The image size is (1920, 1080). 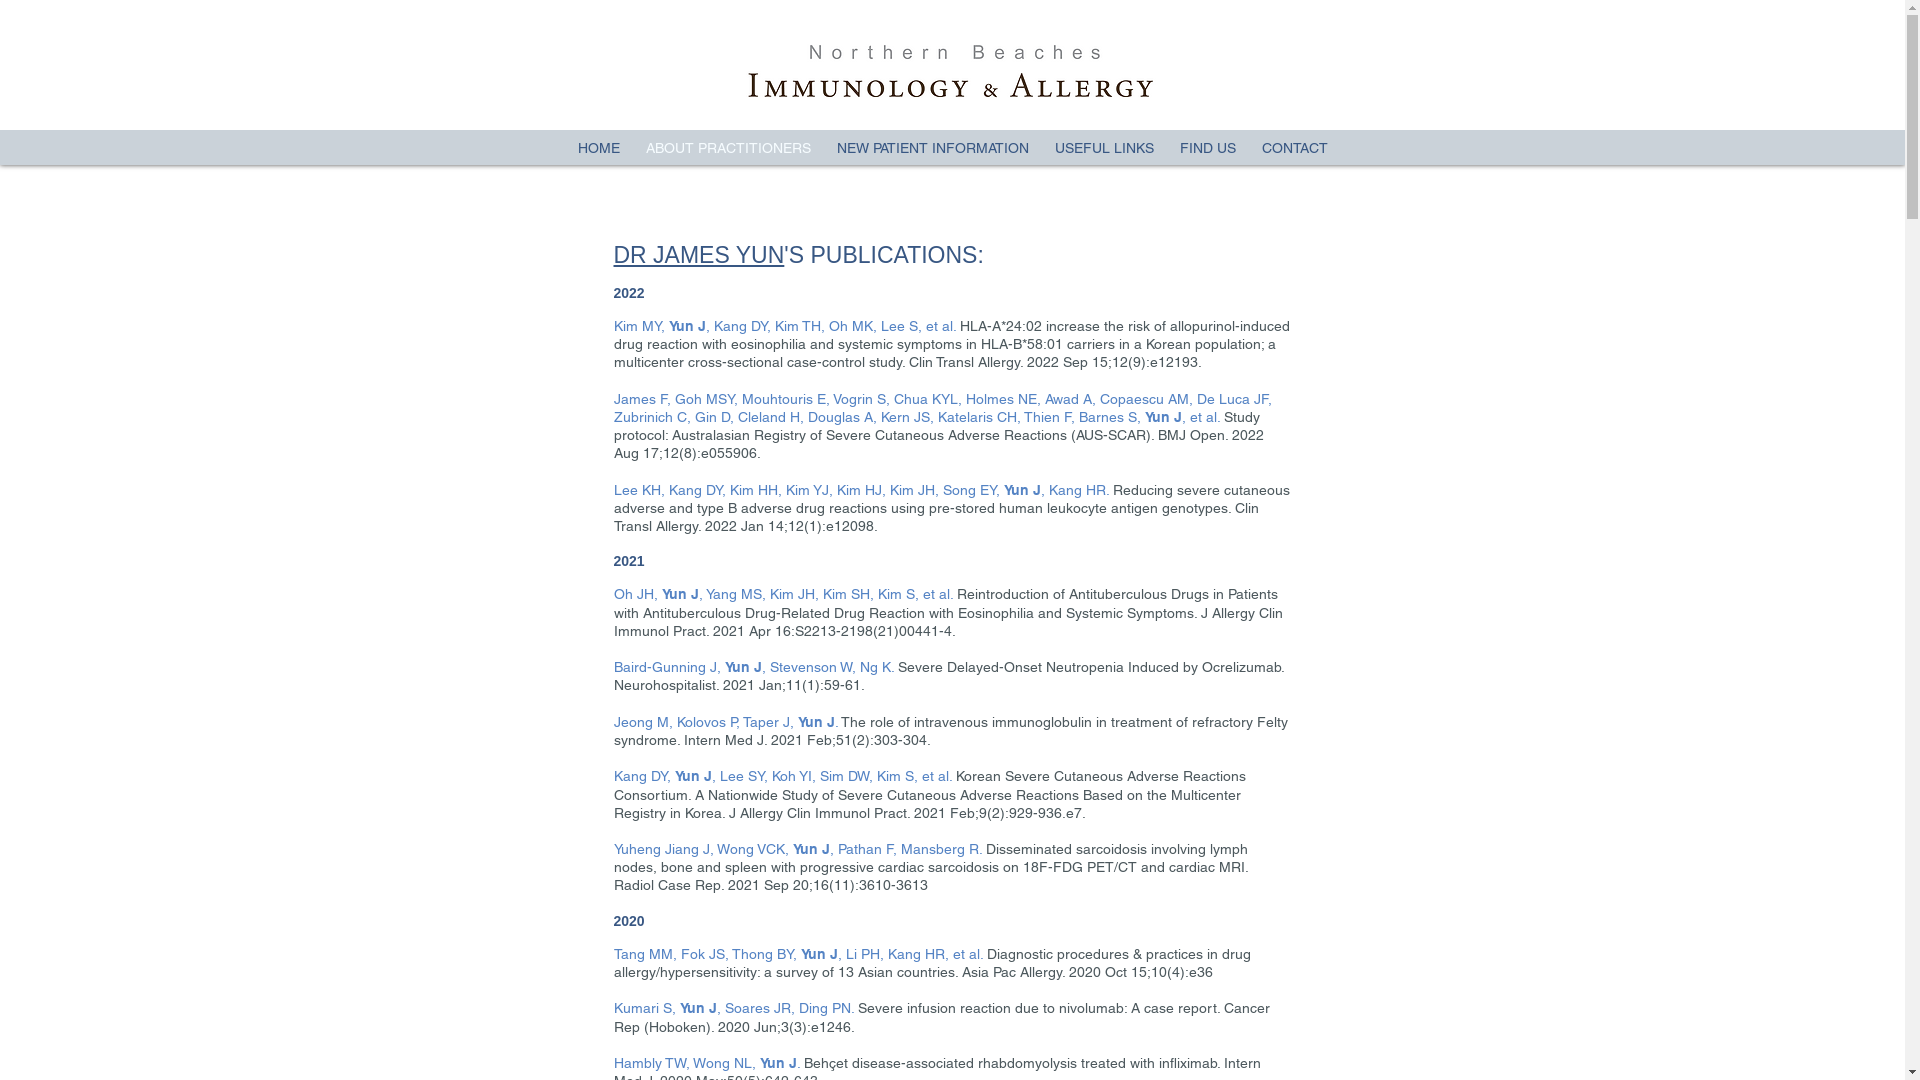 What do you see at coordinates (948, 69) in the screenshot?
I see `'NBIA_logo_web.png'` at bounding box center [948, 69].